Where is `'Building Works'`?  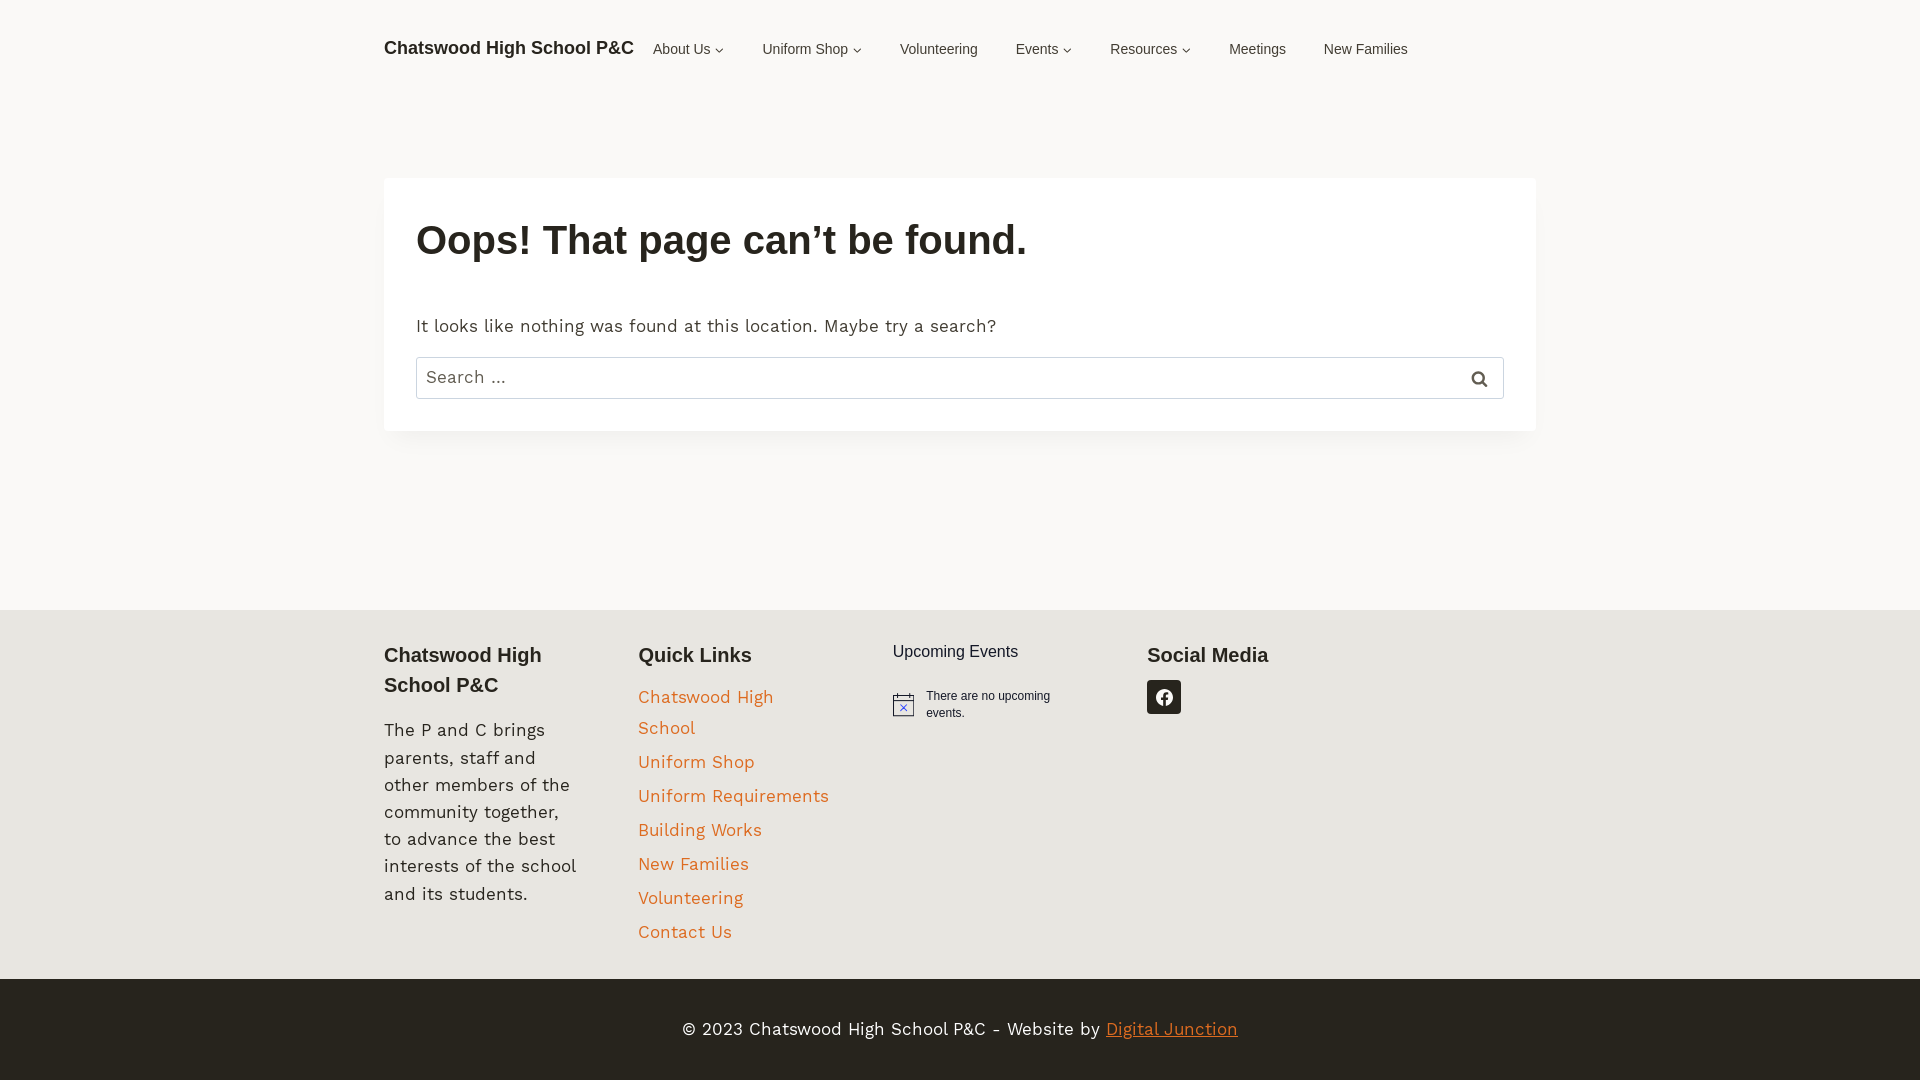
'Building Works' is located at coordinates (637, 829).